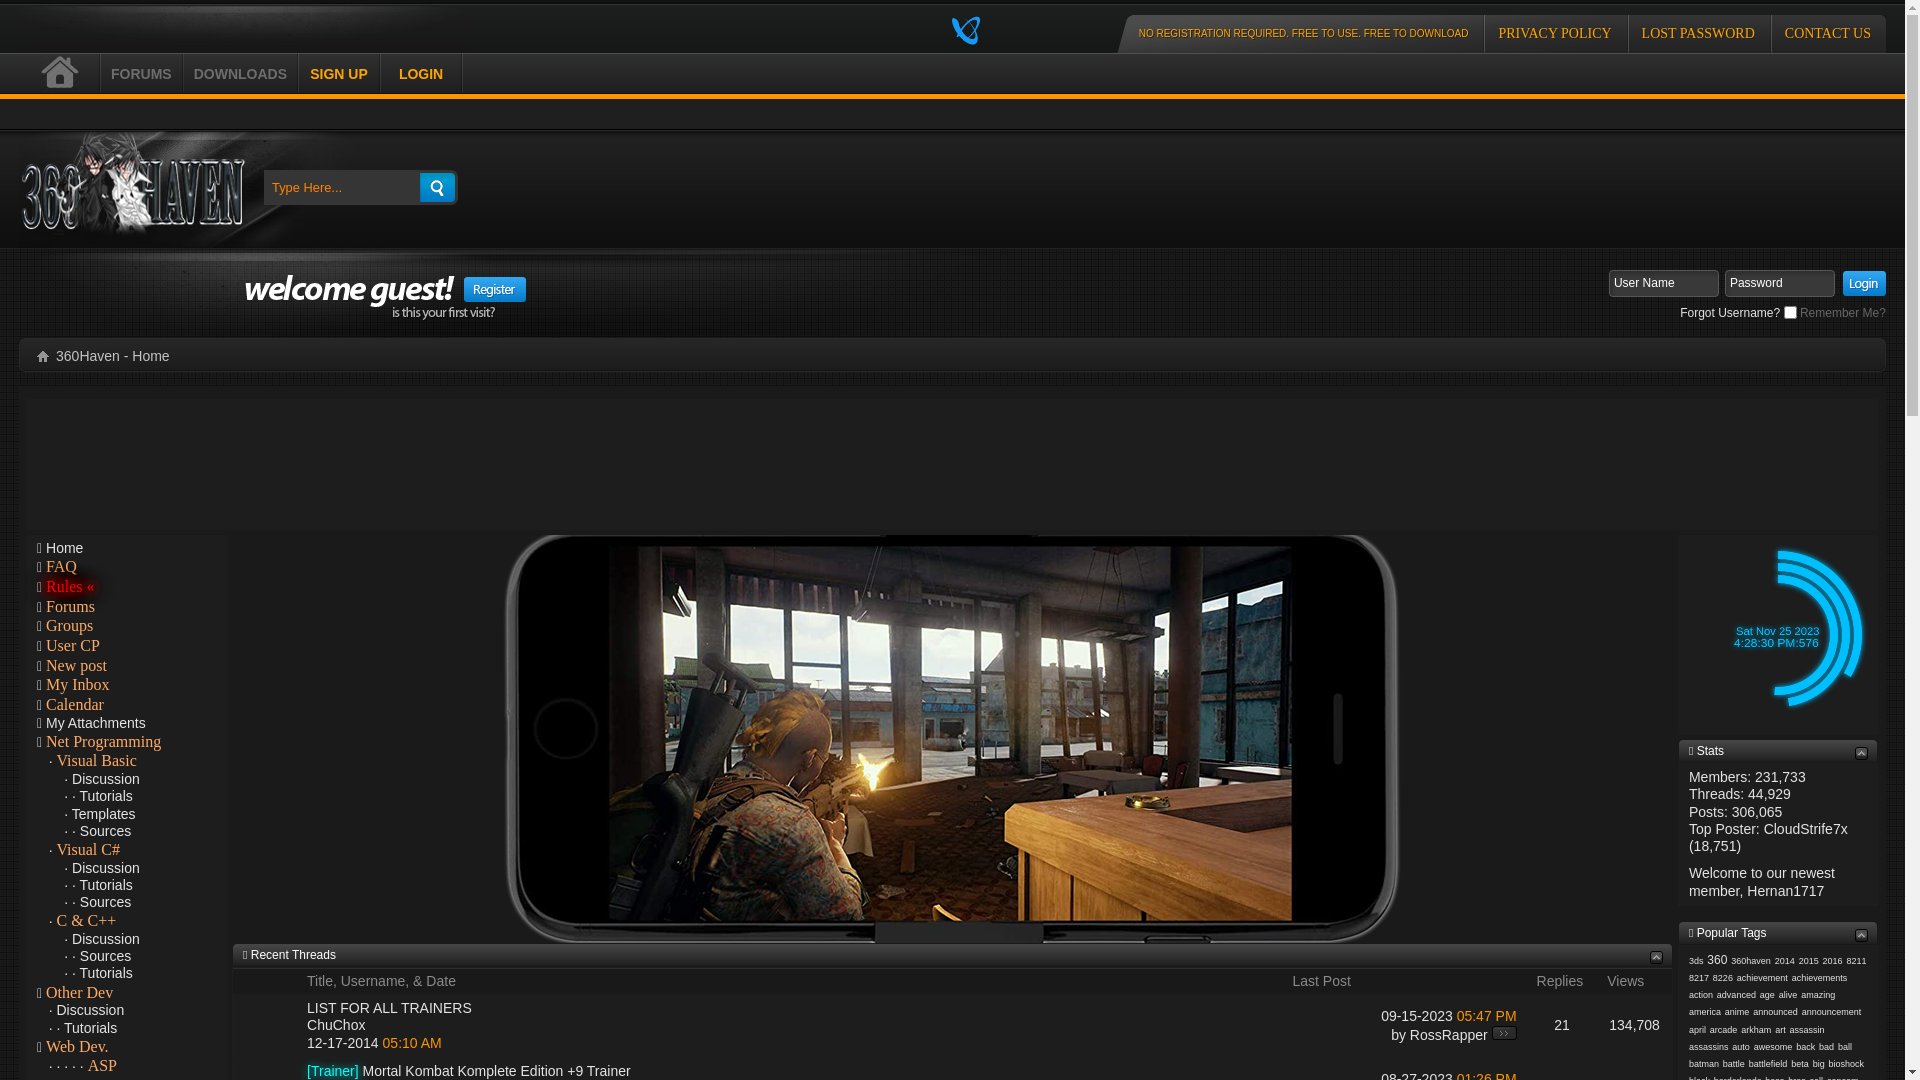 Image resolution: width=1920 pixels, height=1080 pixels. What do you see at coordinates (75, 704) in the screenshot?
I see `'Calendar'` at bounding box center [75, 704].